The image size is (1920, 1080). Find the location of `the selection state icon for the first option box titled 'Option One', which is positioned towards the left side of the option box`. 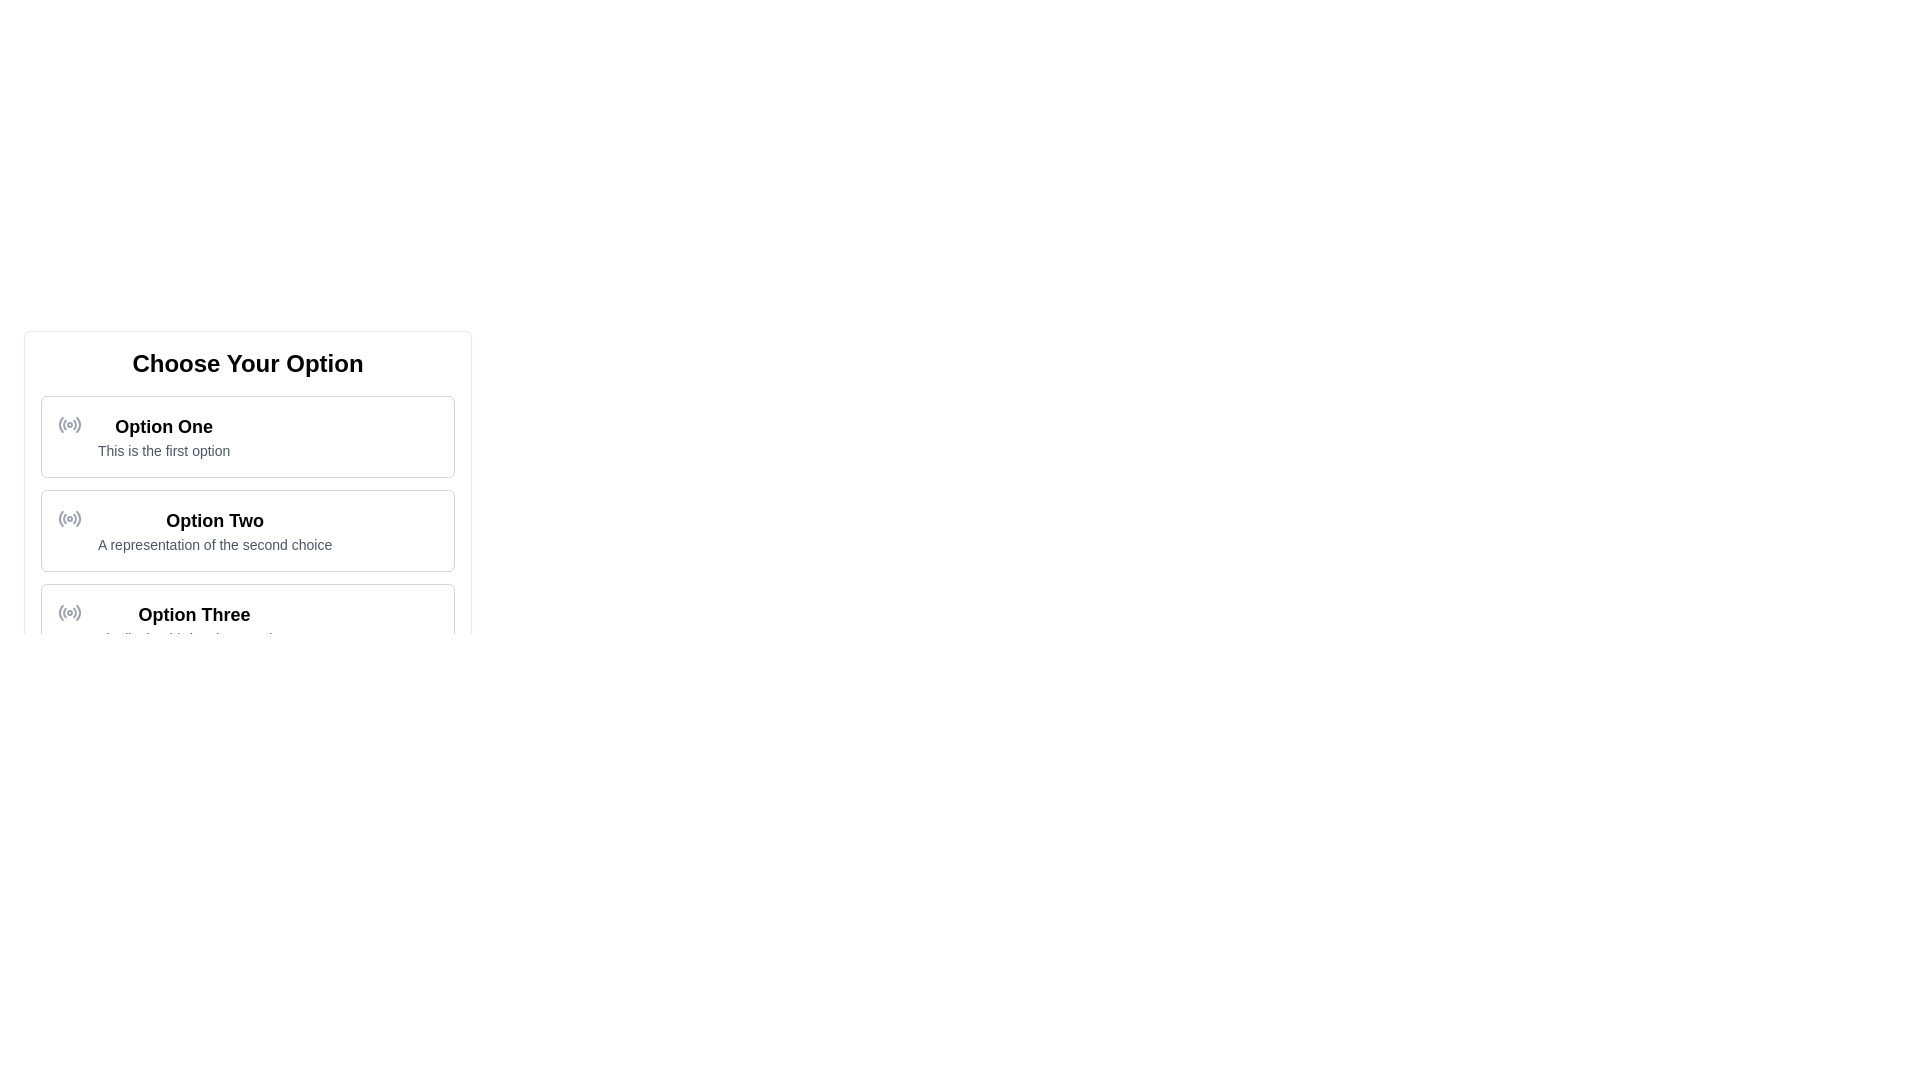

the selection state icon for the first option box titled 'Option One', which is positioned towards the left side of the option box is located at coordinates (70, 423).